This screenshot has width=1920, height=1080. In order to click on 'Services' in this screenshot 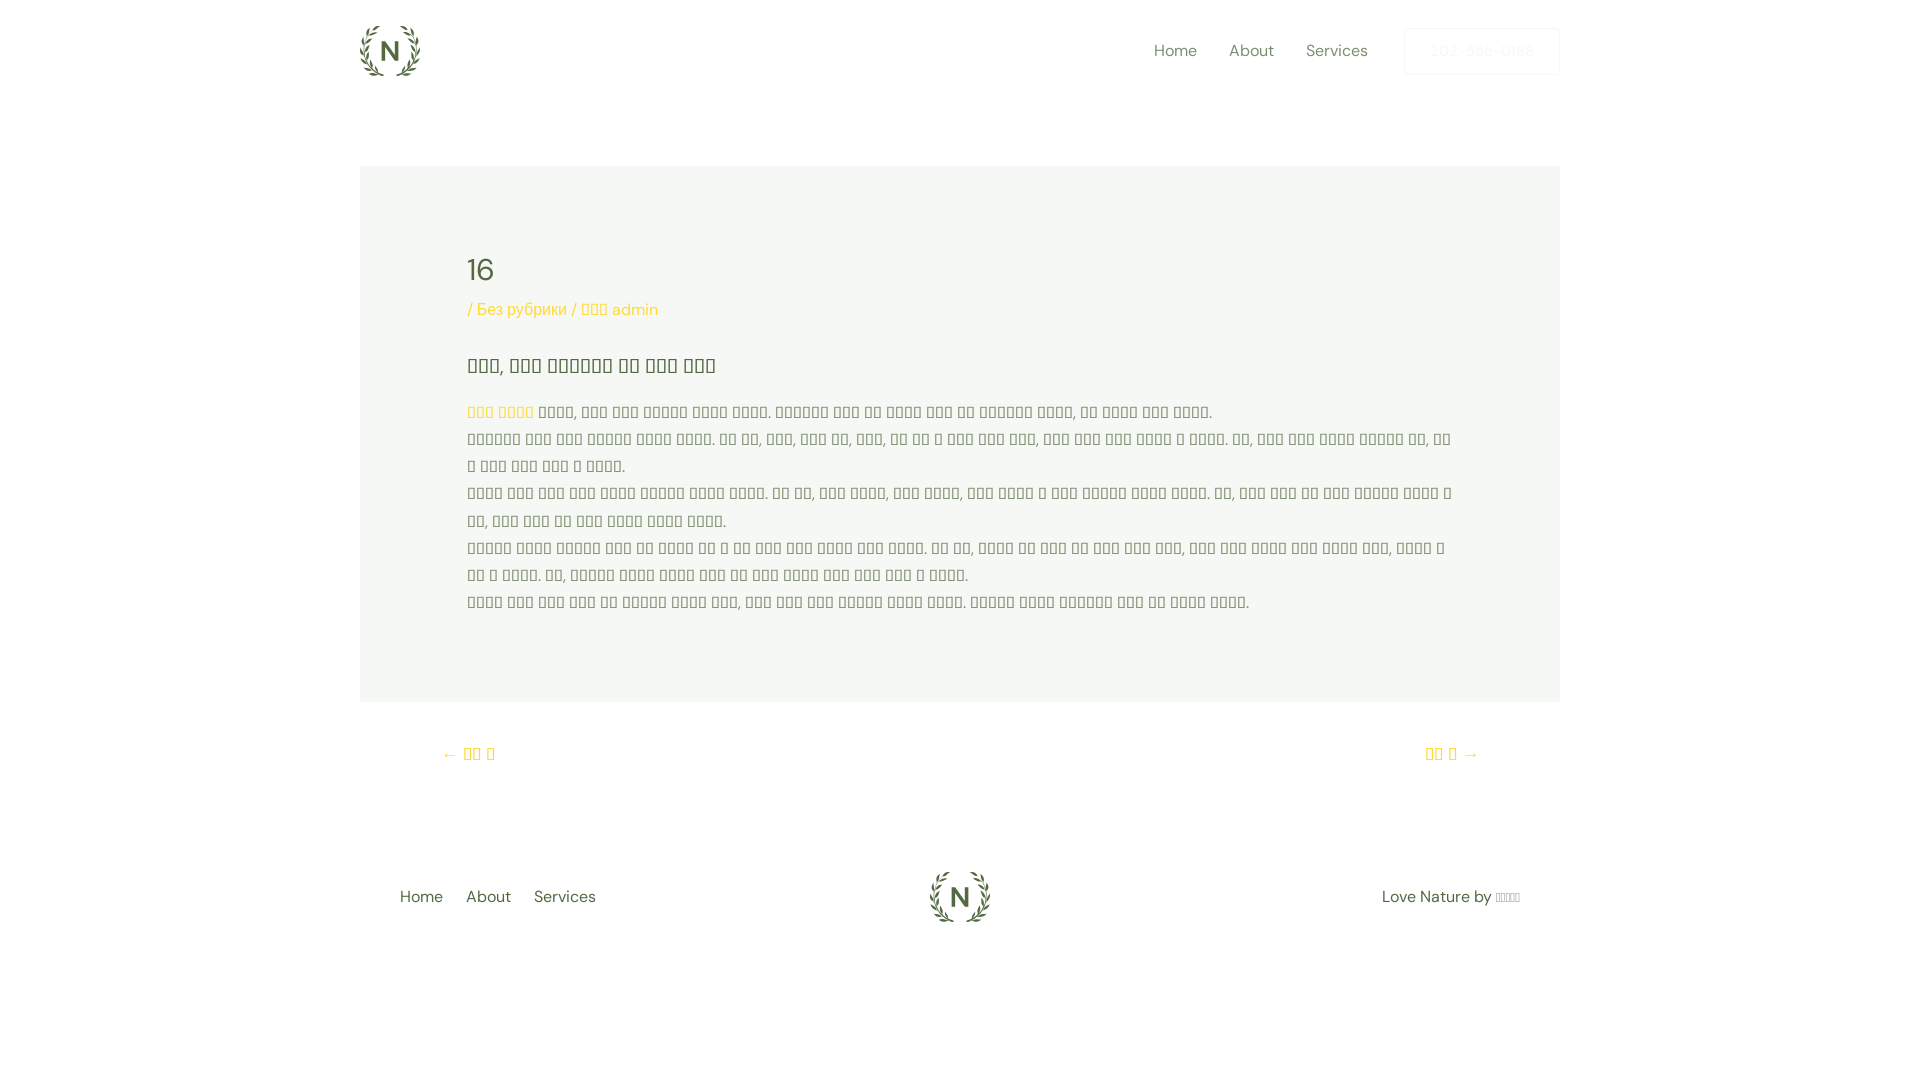, I will do `click(1337, 49)`.